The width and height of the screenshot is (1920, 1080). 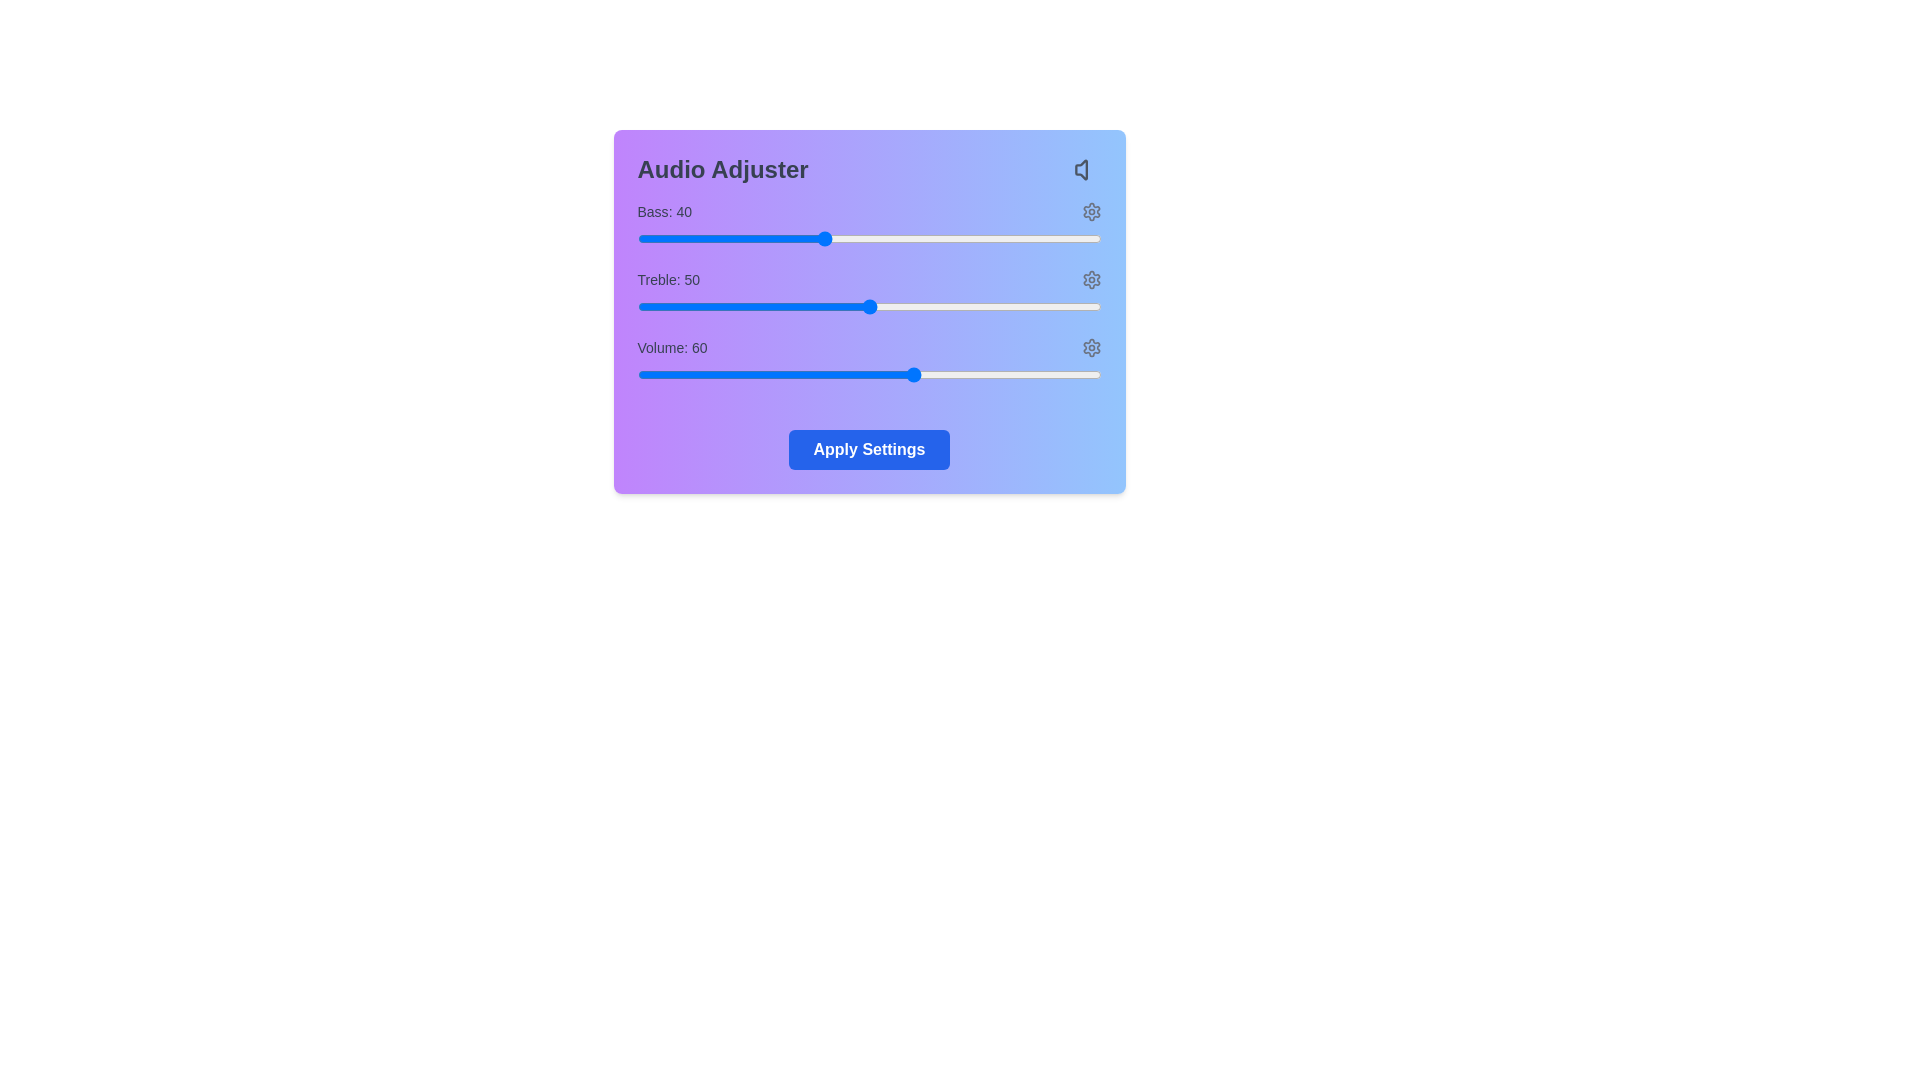 What do you see at coordinates (1072, 307) in the screenshot?
I see `the treble level` at bounding box center [1072, 307].